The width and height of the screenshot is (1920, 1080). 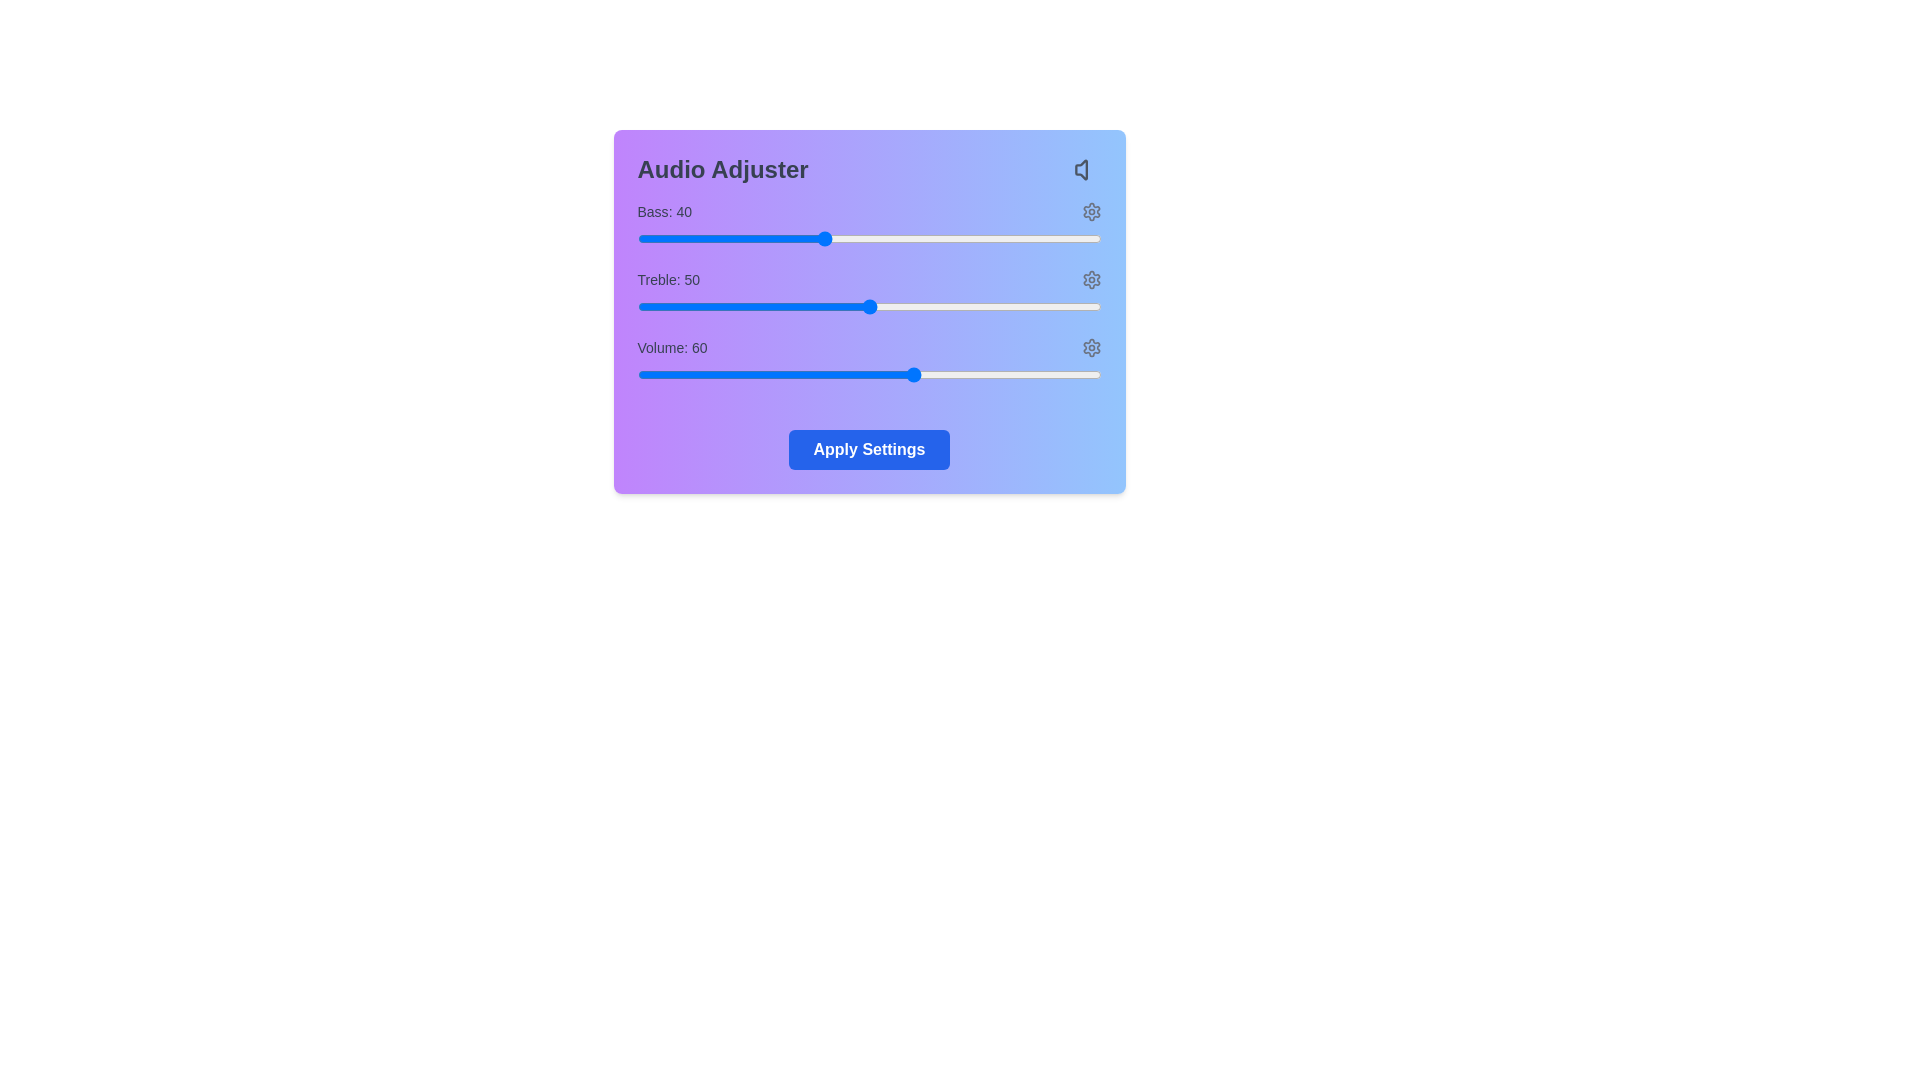 What do you see at coordinates (1072, 307) in the screenshot?
I see `the treble level` at bounding box center [1072, 307].